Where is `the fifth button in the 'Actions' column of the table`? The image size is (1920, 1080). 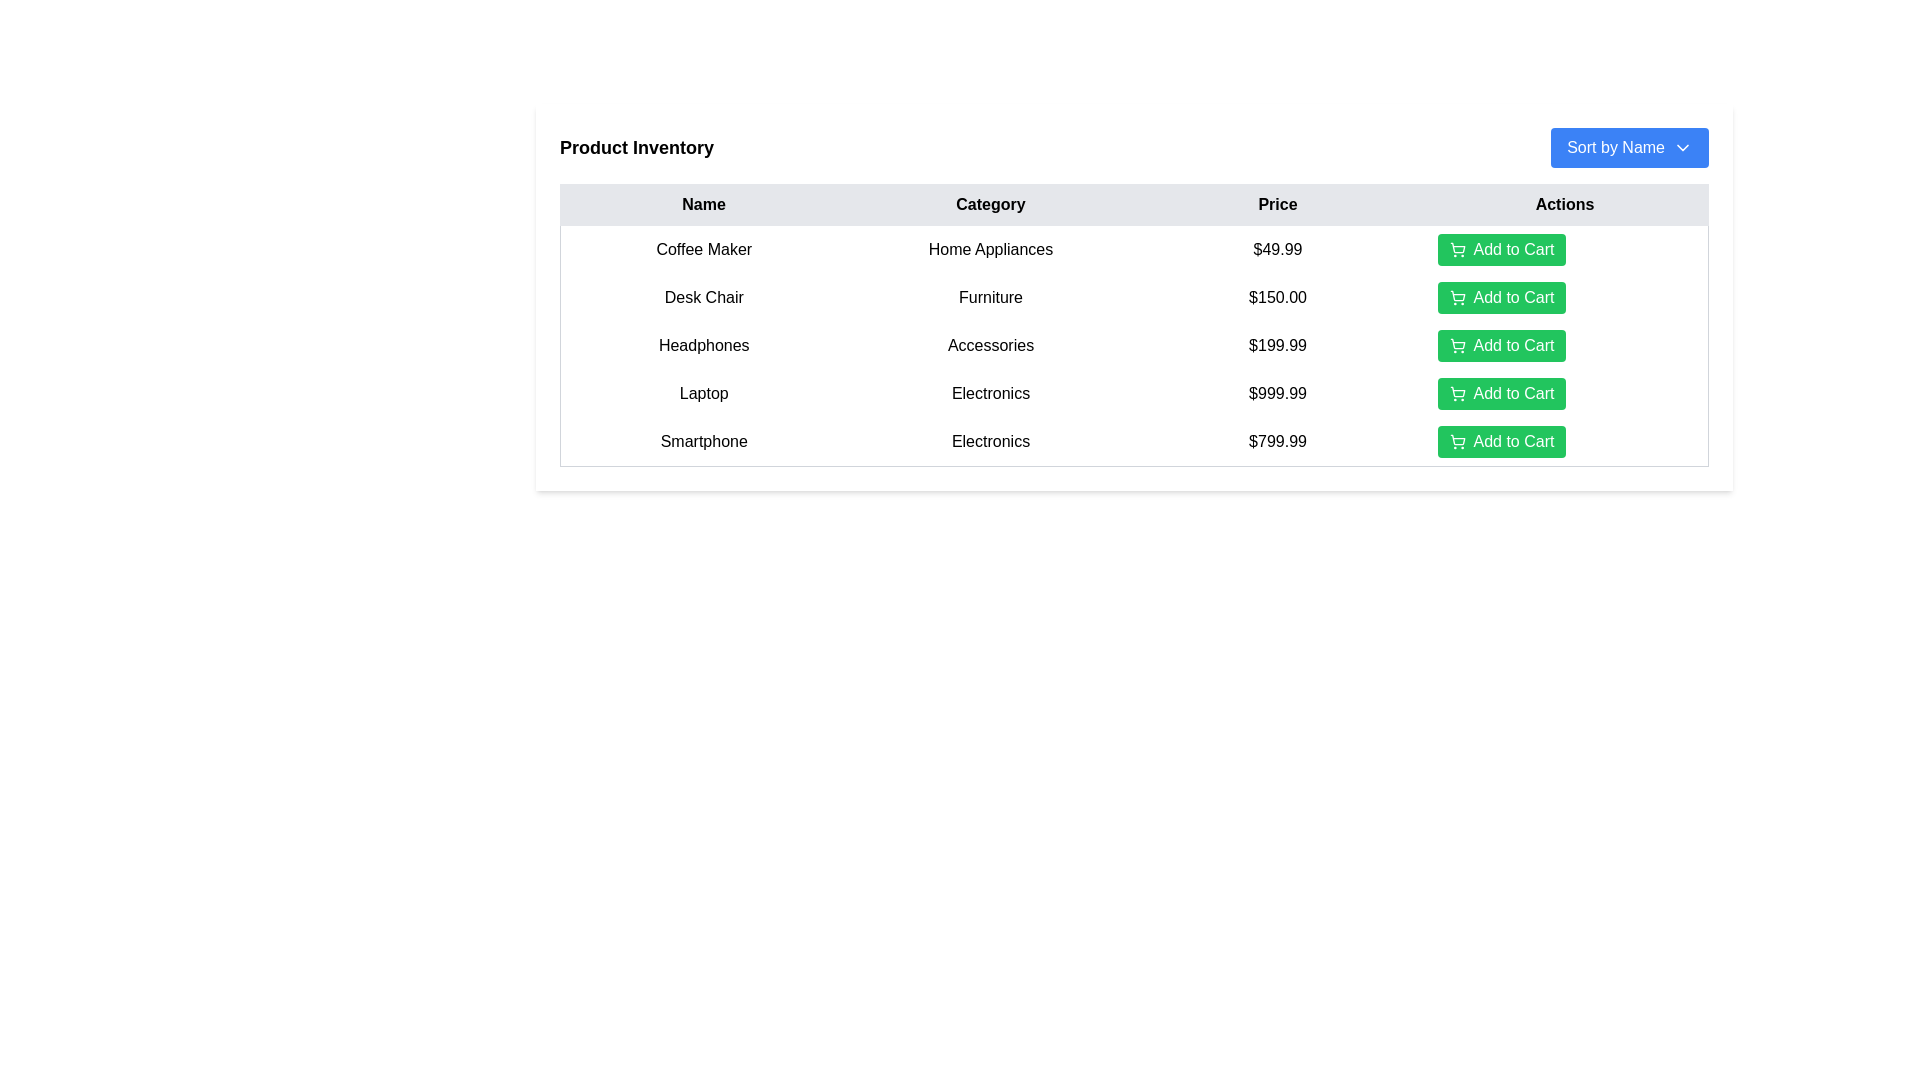
the fifth button in the 'Actions' column of the table is located at coordinates (1502, 441).